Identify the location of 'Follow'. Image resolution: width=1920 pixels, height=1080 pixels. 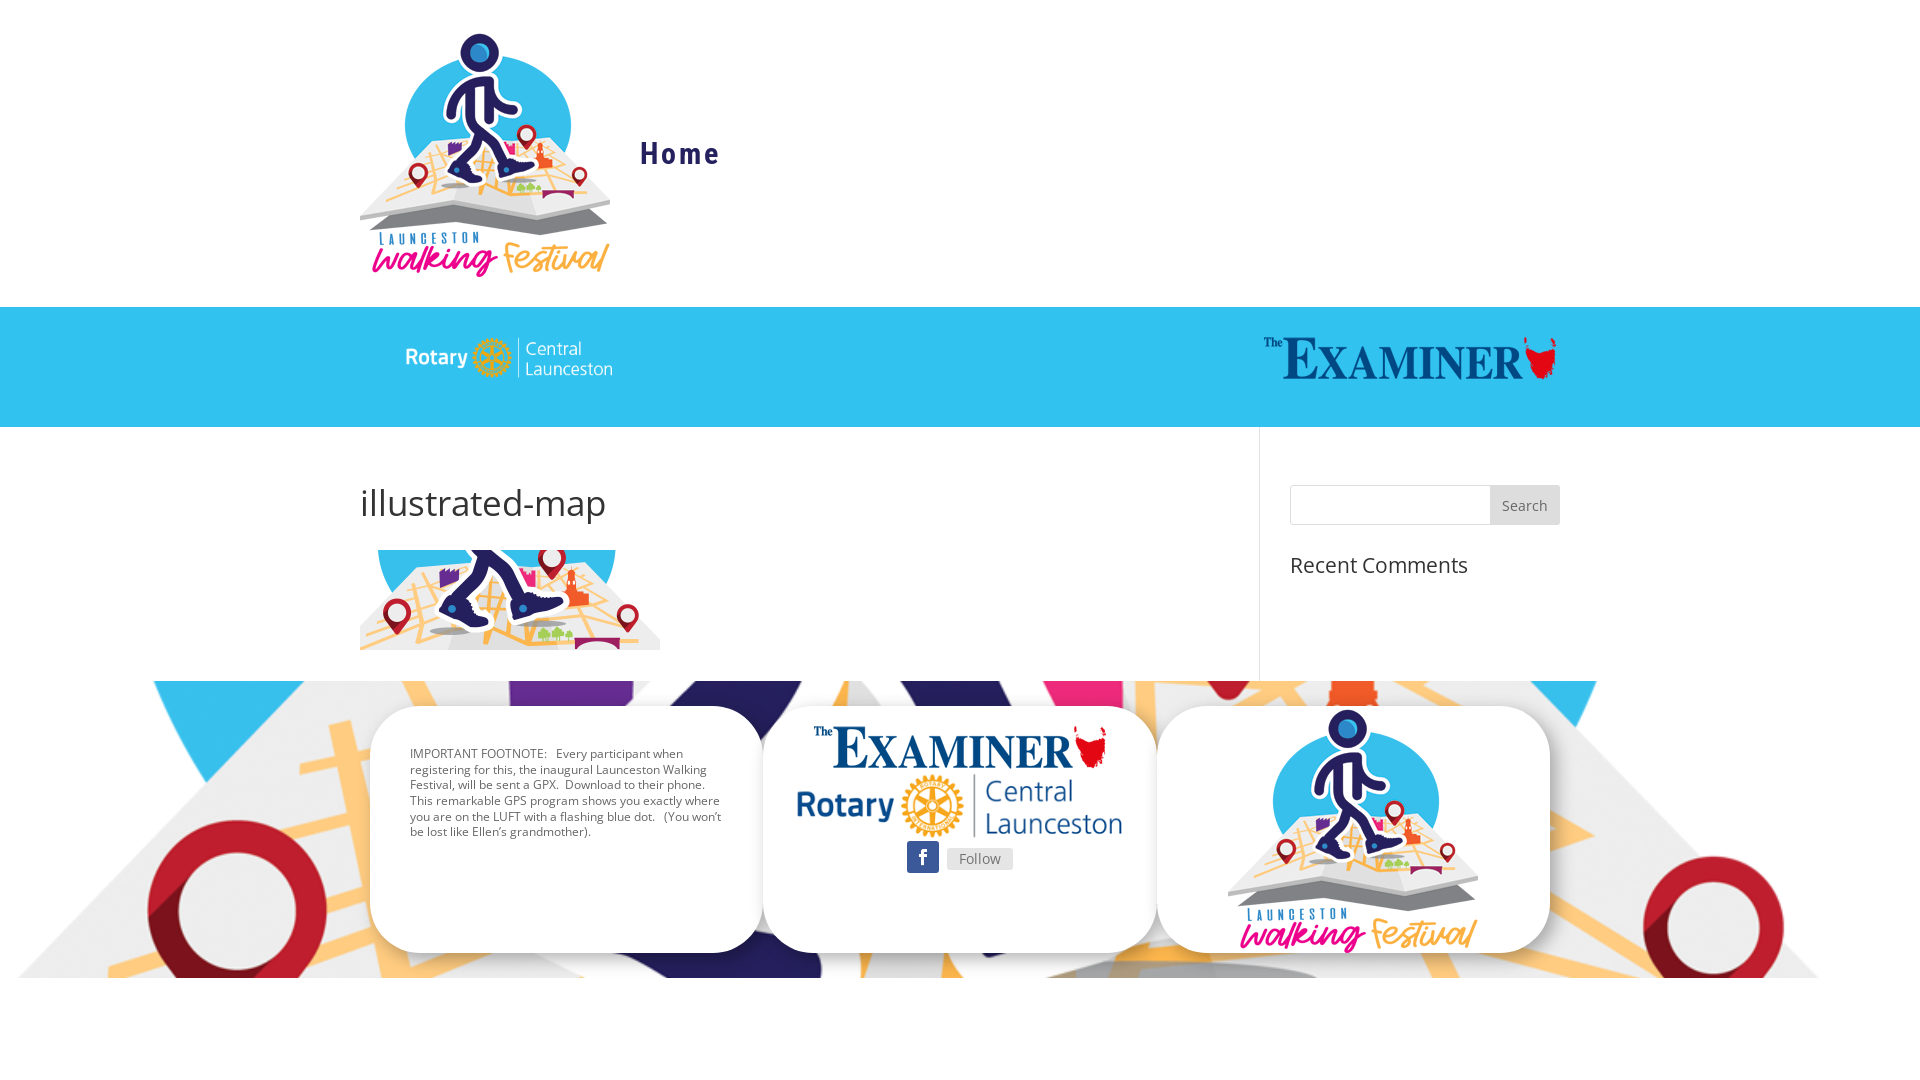
(945, 858).